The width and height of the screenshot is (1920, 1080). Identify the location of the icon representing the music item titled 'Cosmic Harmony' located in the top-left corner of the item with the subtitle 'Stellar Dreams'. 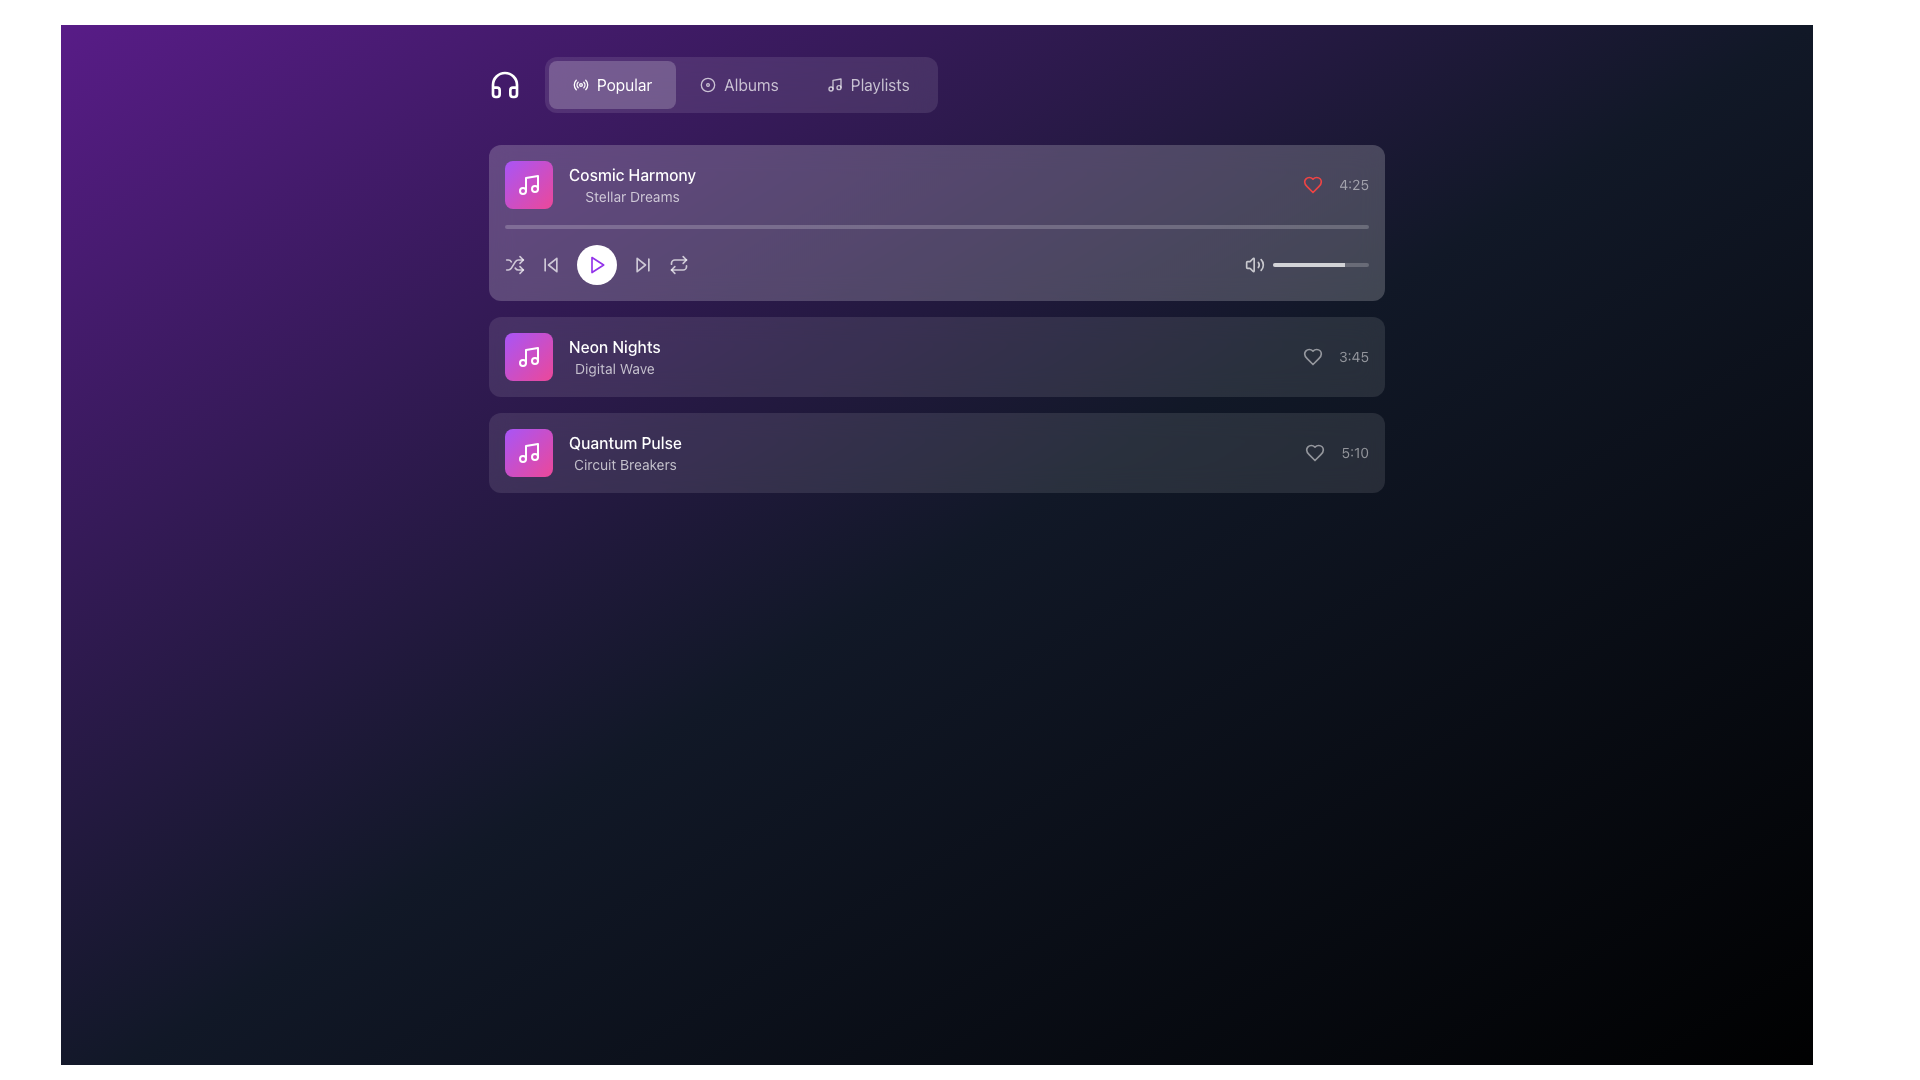
(528, 185).